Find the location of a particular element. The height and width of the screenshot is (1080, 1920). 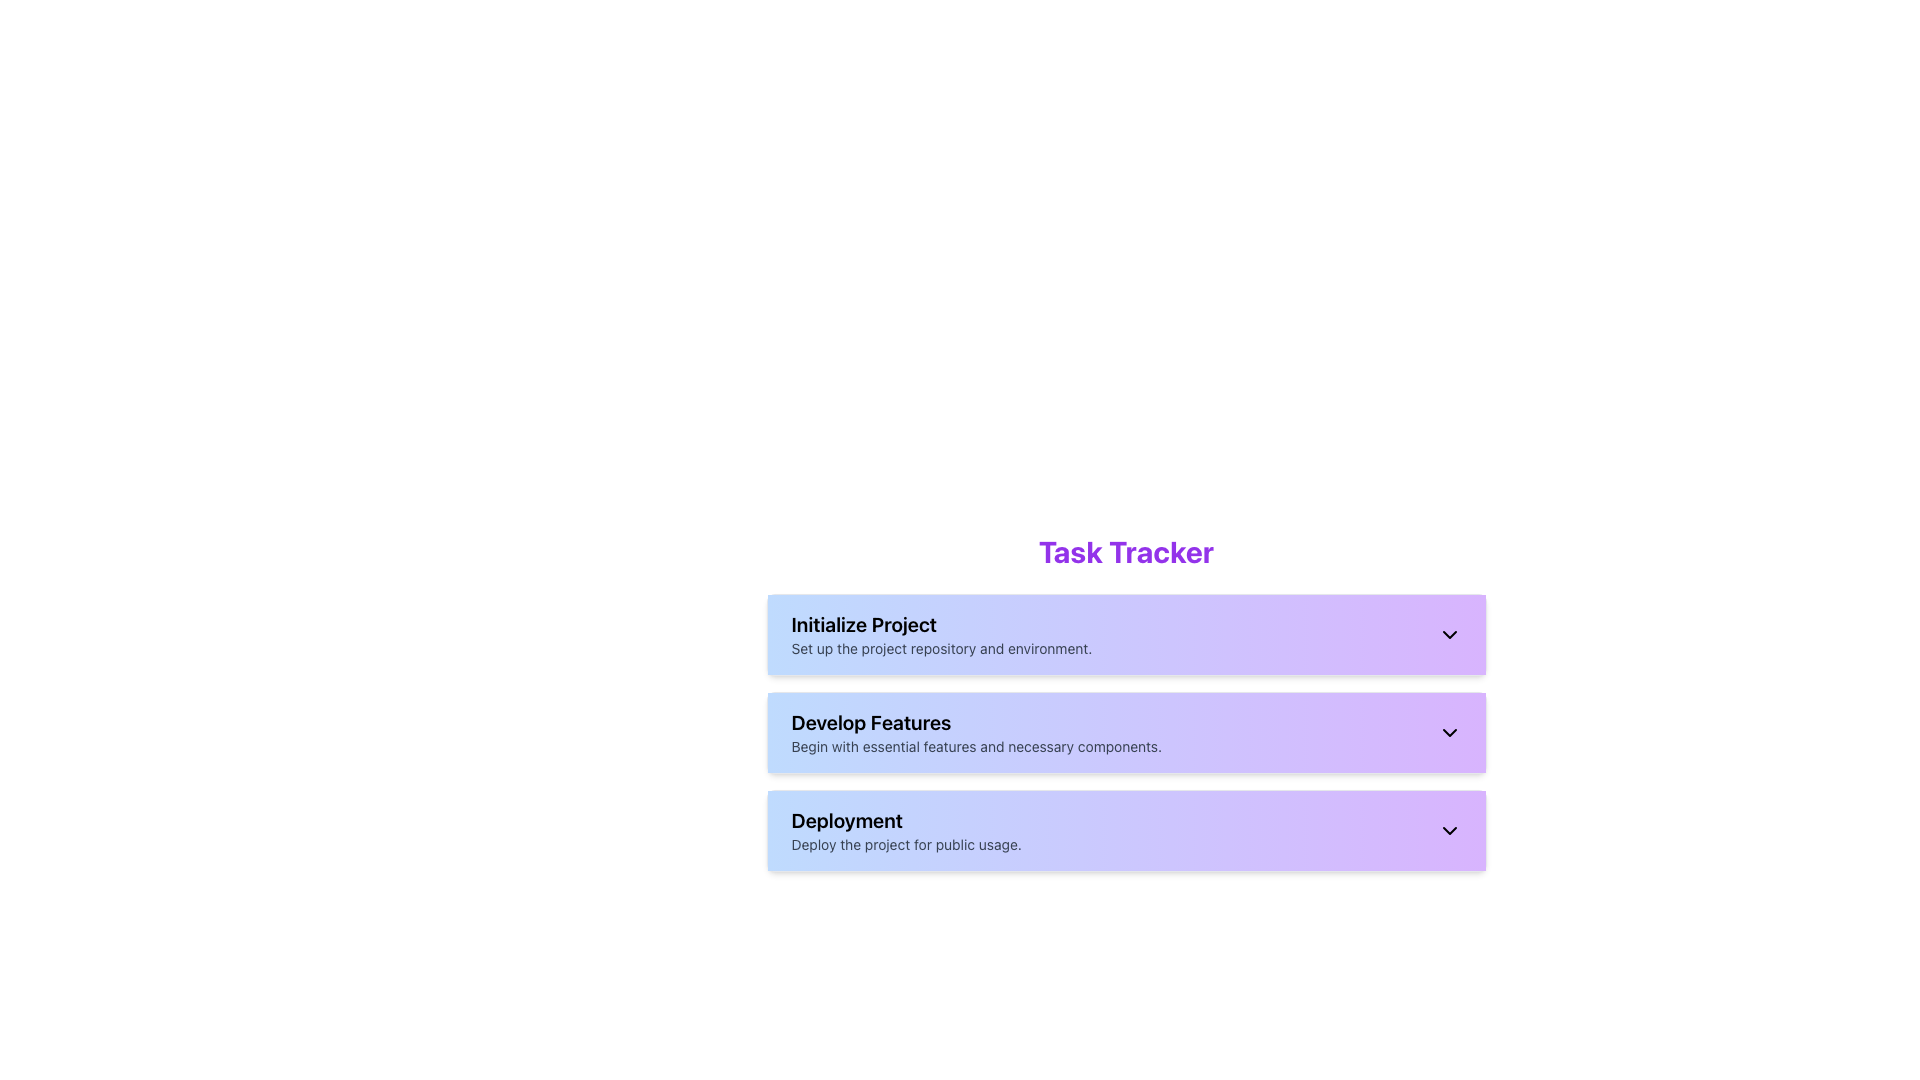

the Text Display that provides information about the 'Develop Features' step in the process, located between the 'Initialize Project' and 'Deployment' cards is located at coordinates (976, 732).